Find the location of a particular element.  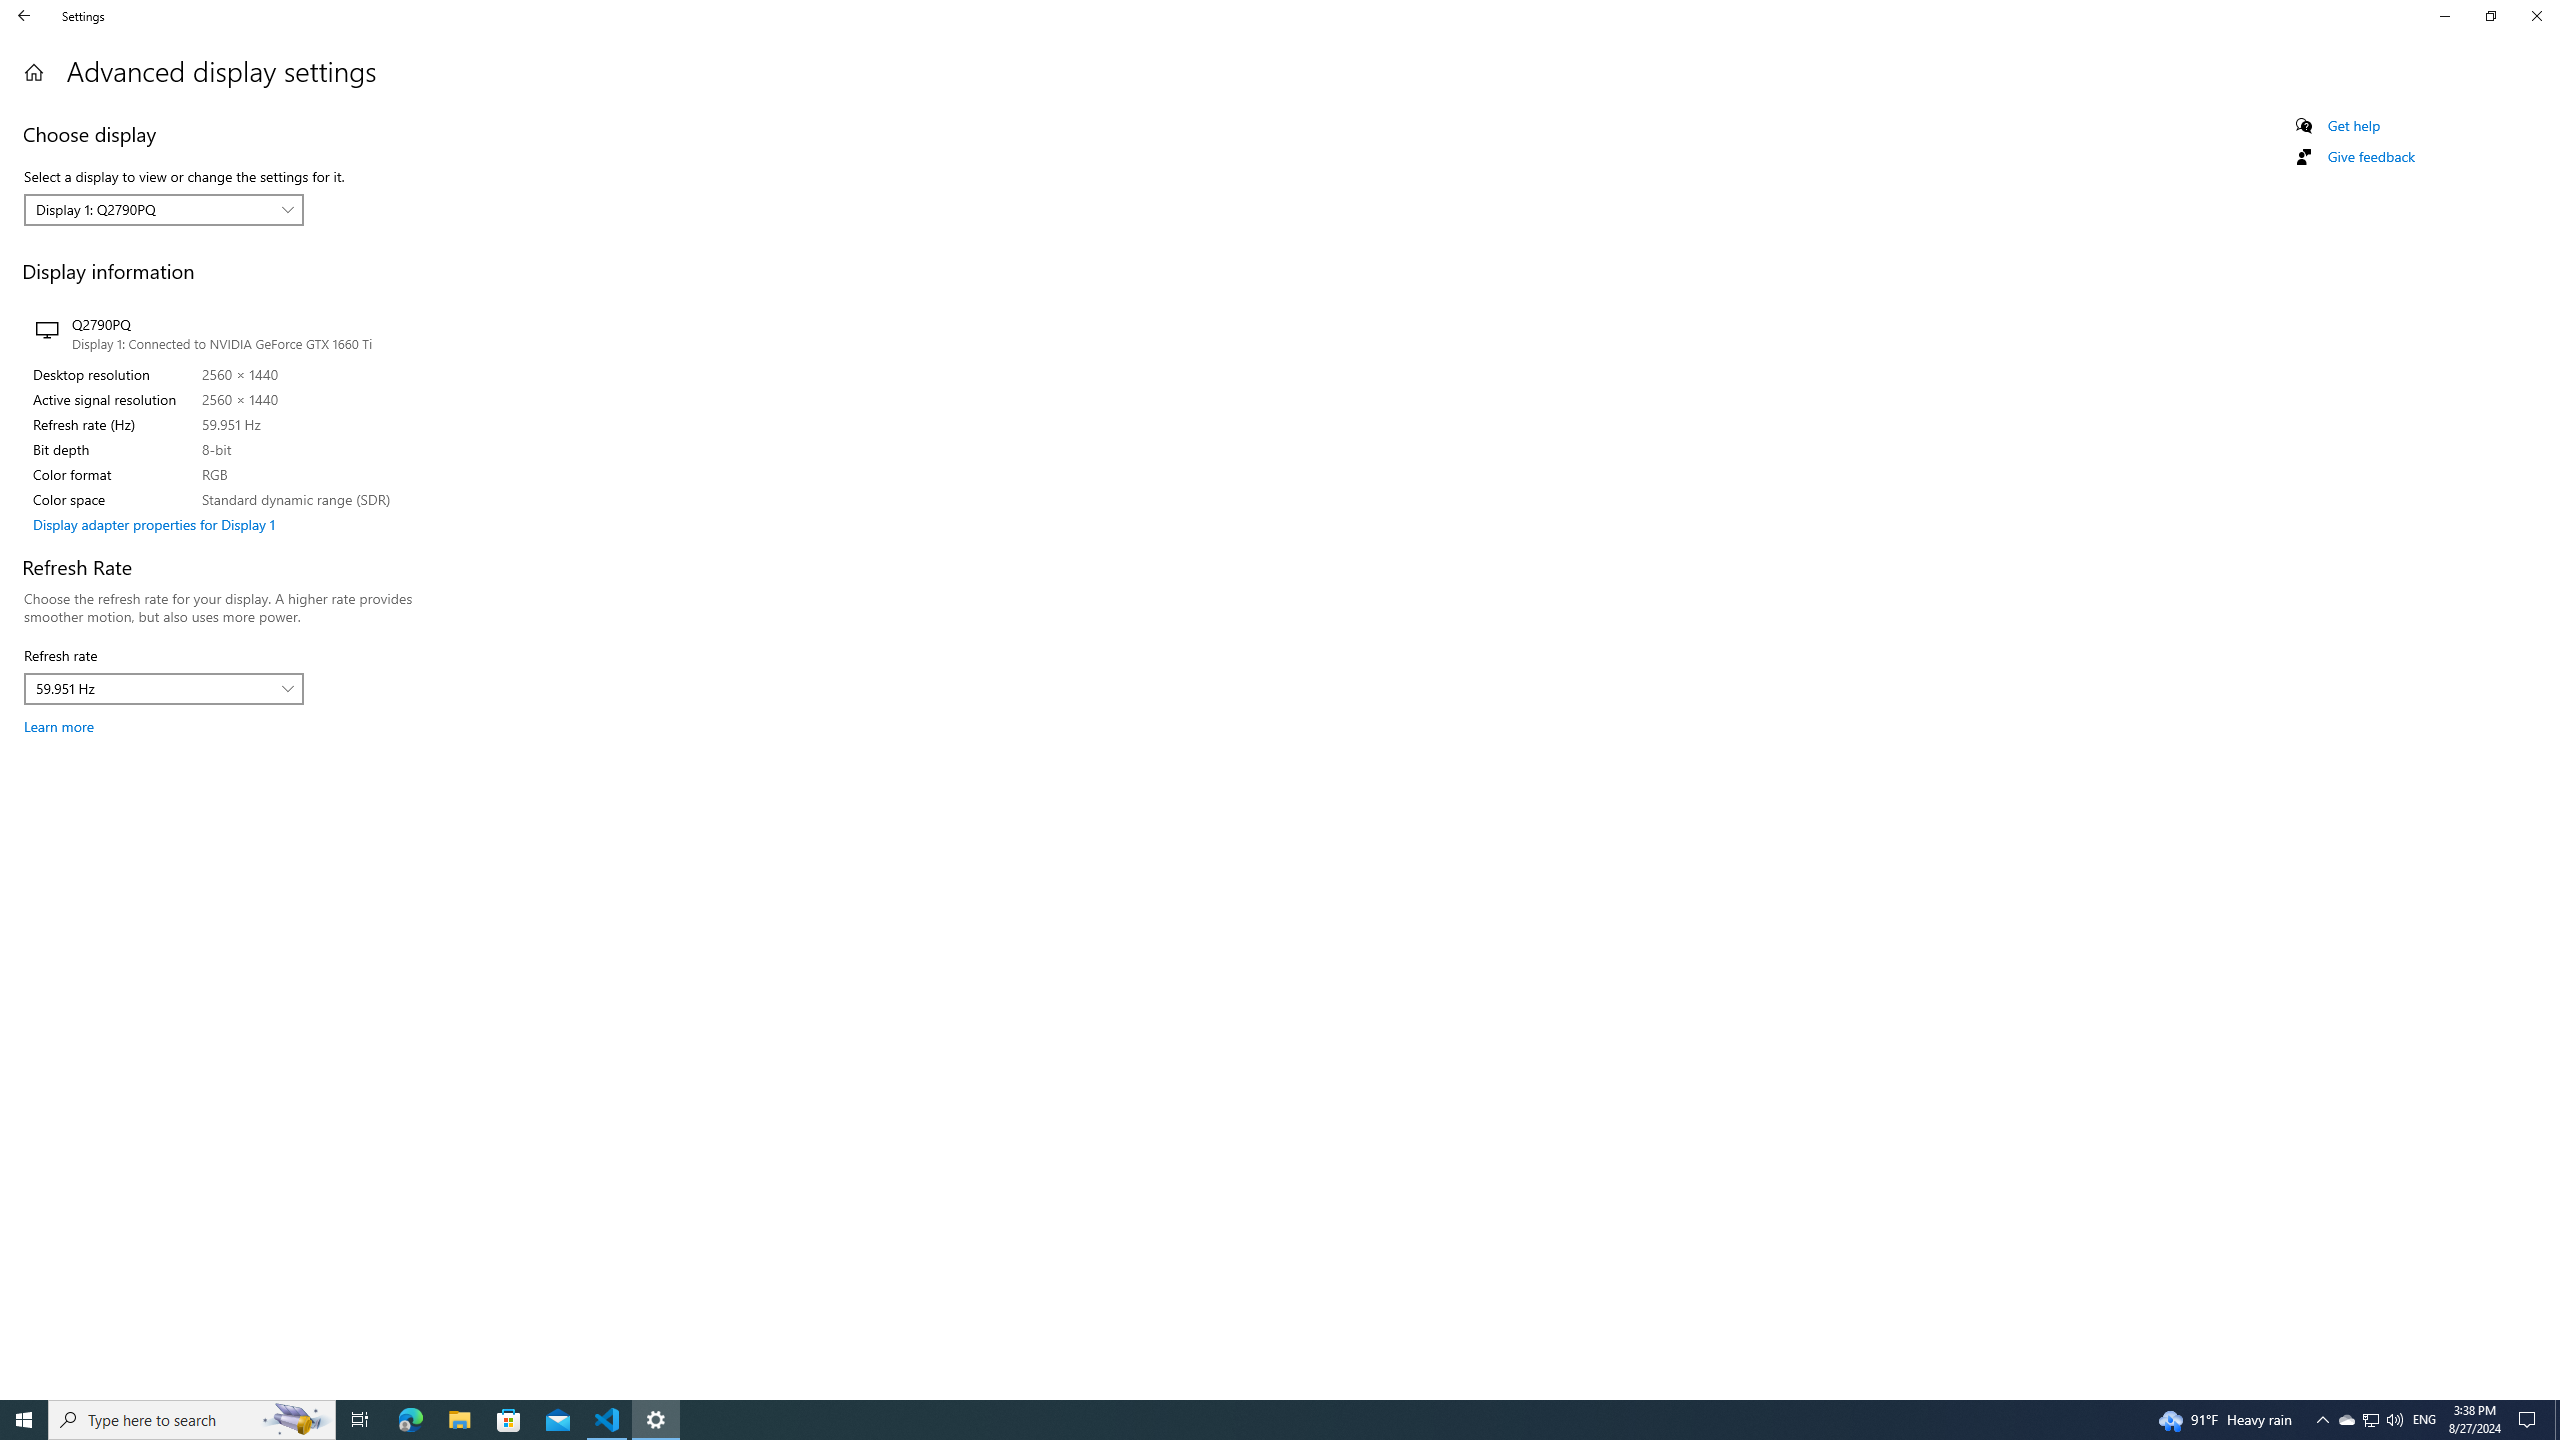

'Back' is located at coordinates (24, 15).